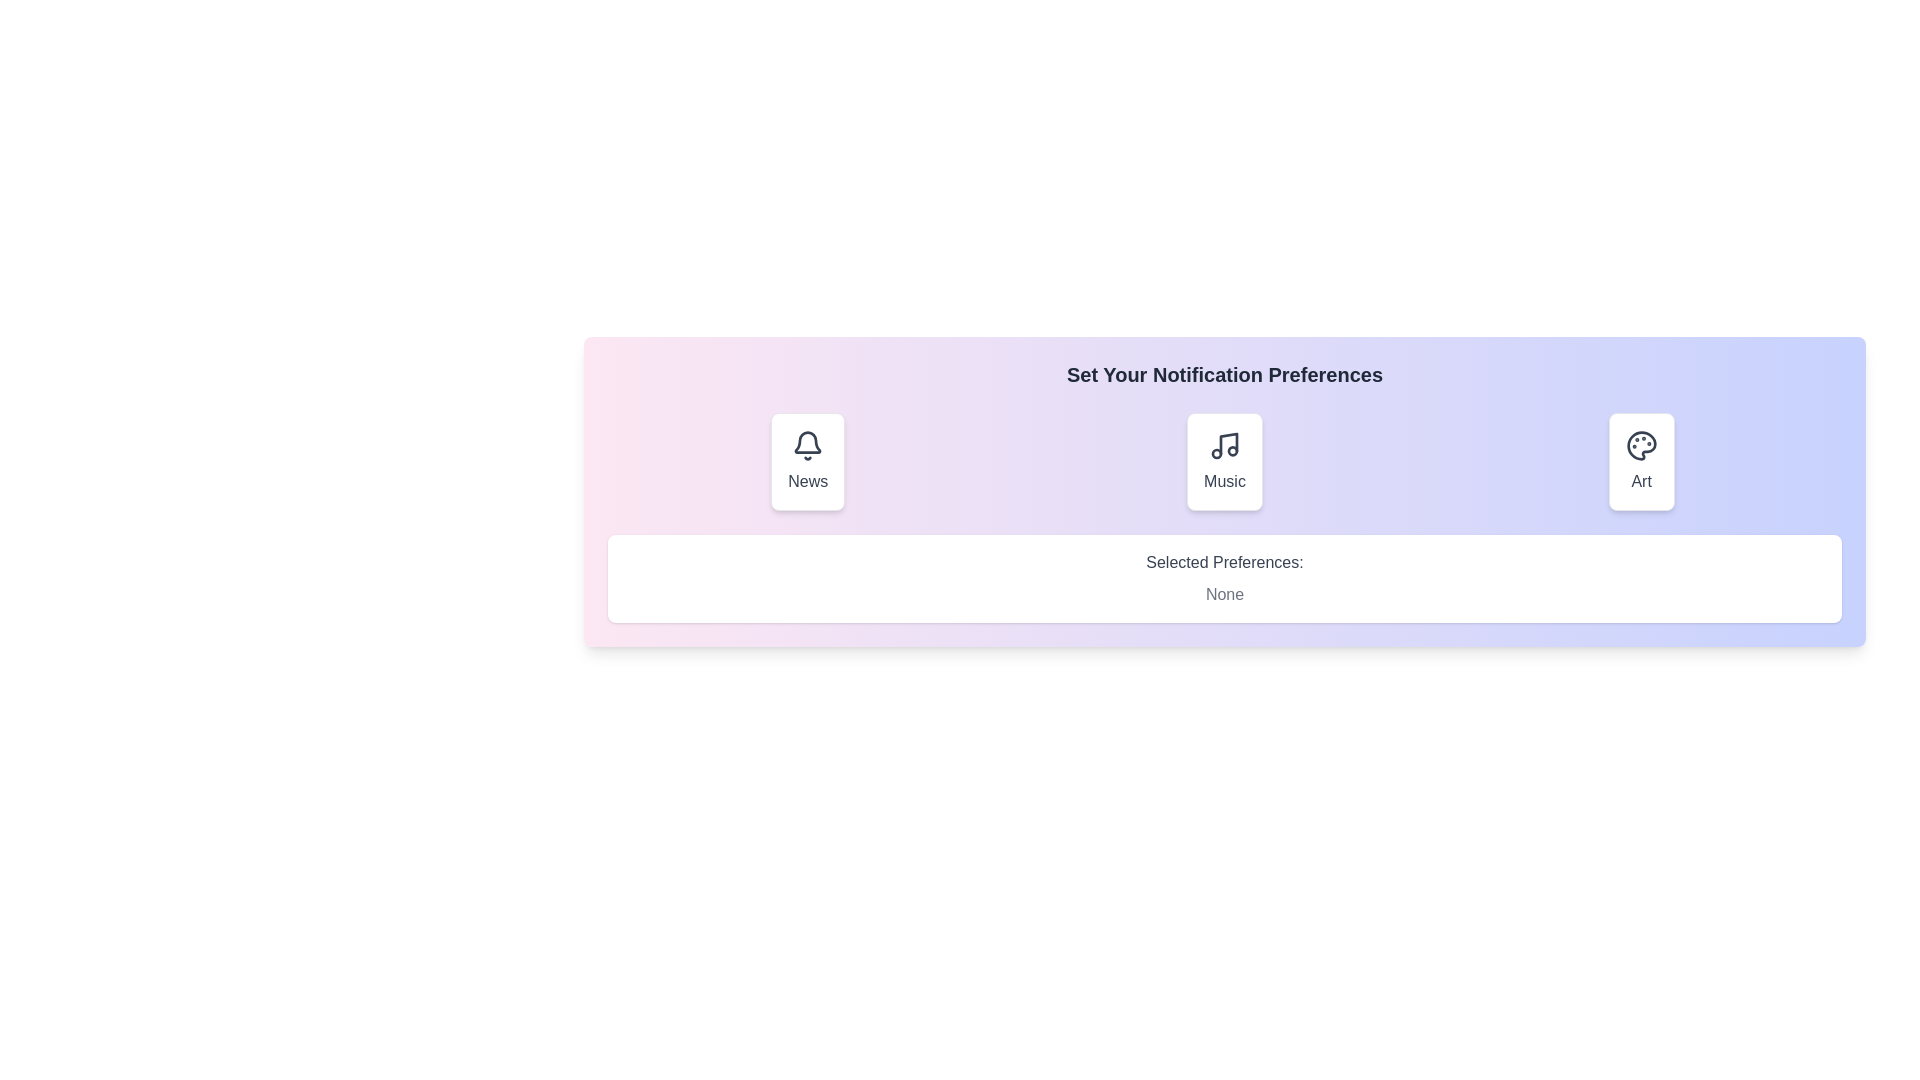 The height and width of the screenshot is (1080, 1920). I want to click on the 'Art' category icon in the notification preferences selection interface, so click(1641, 445).